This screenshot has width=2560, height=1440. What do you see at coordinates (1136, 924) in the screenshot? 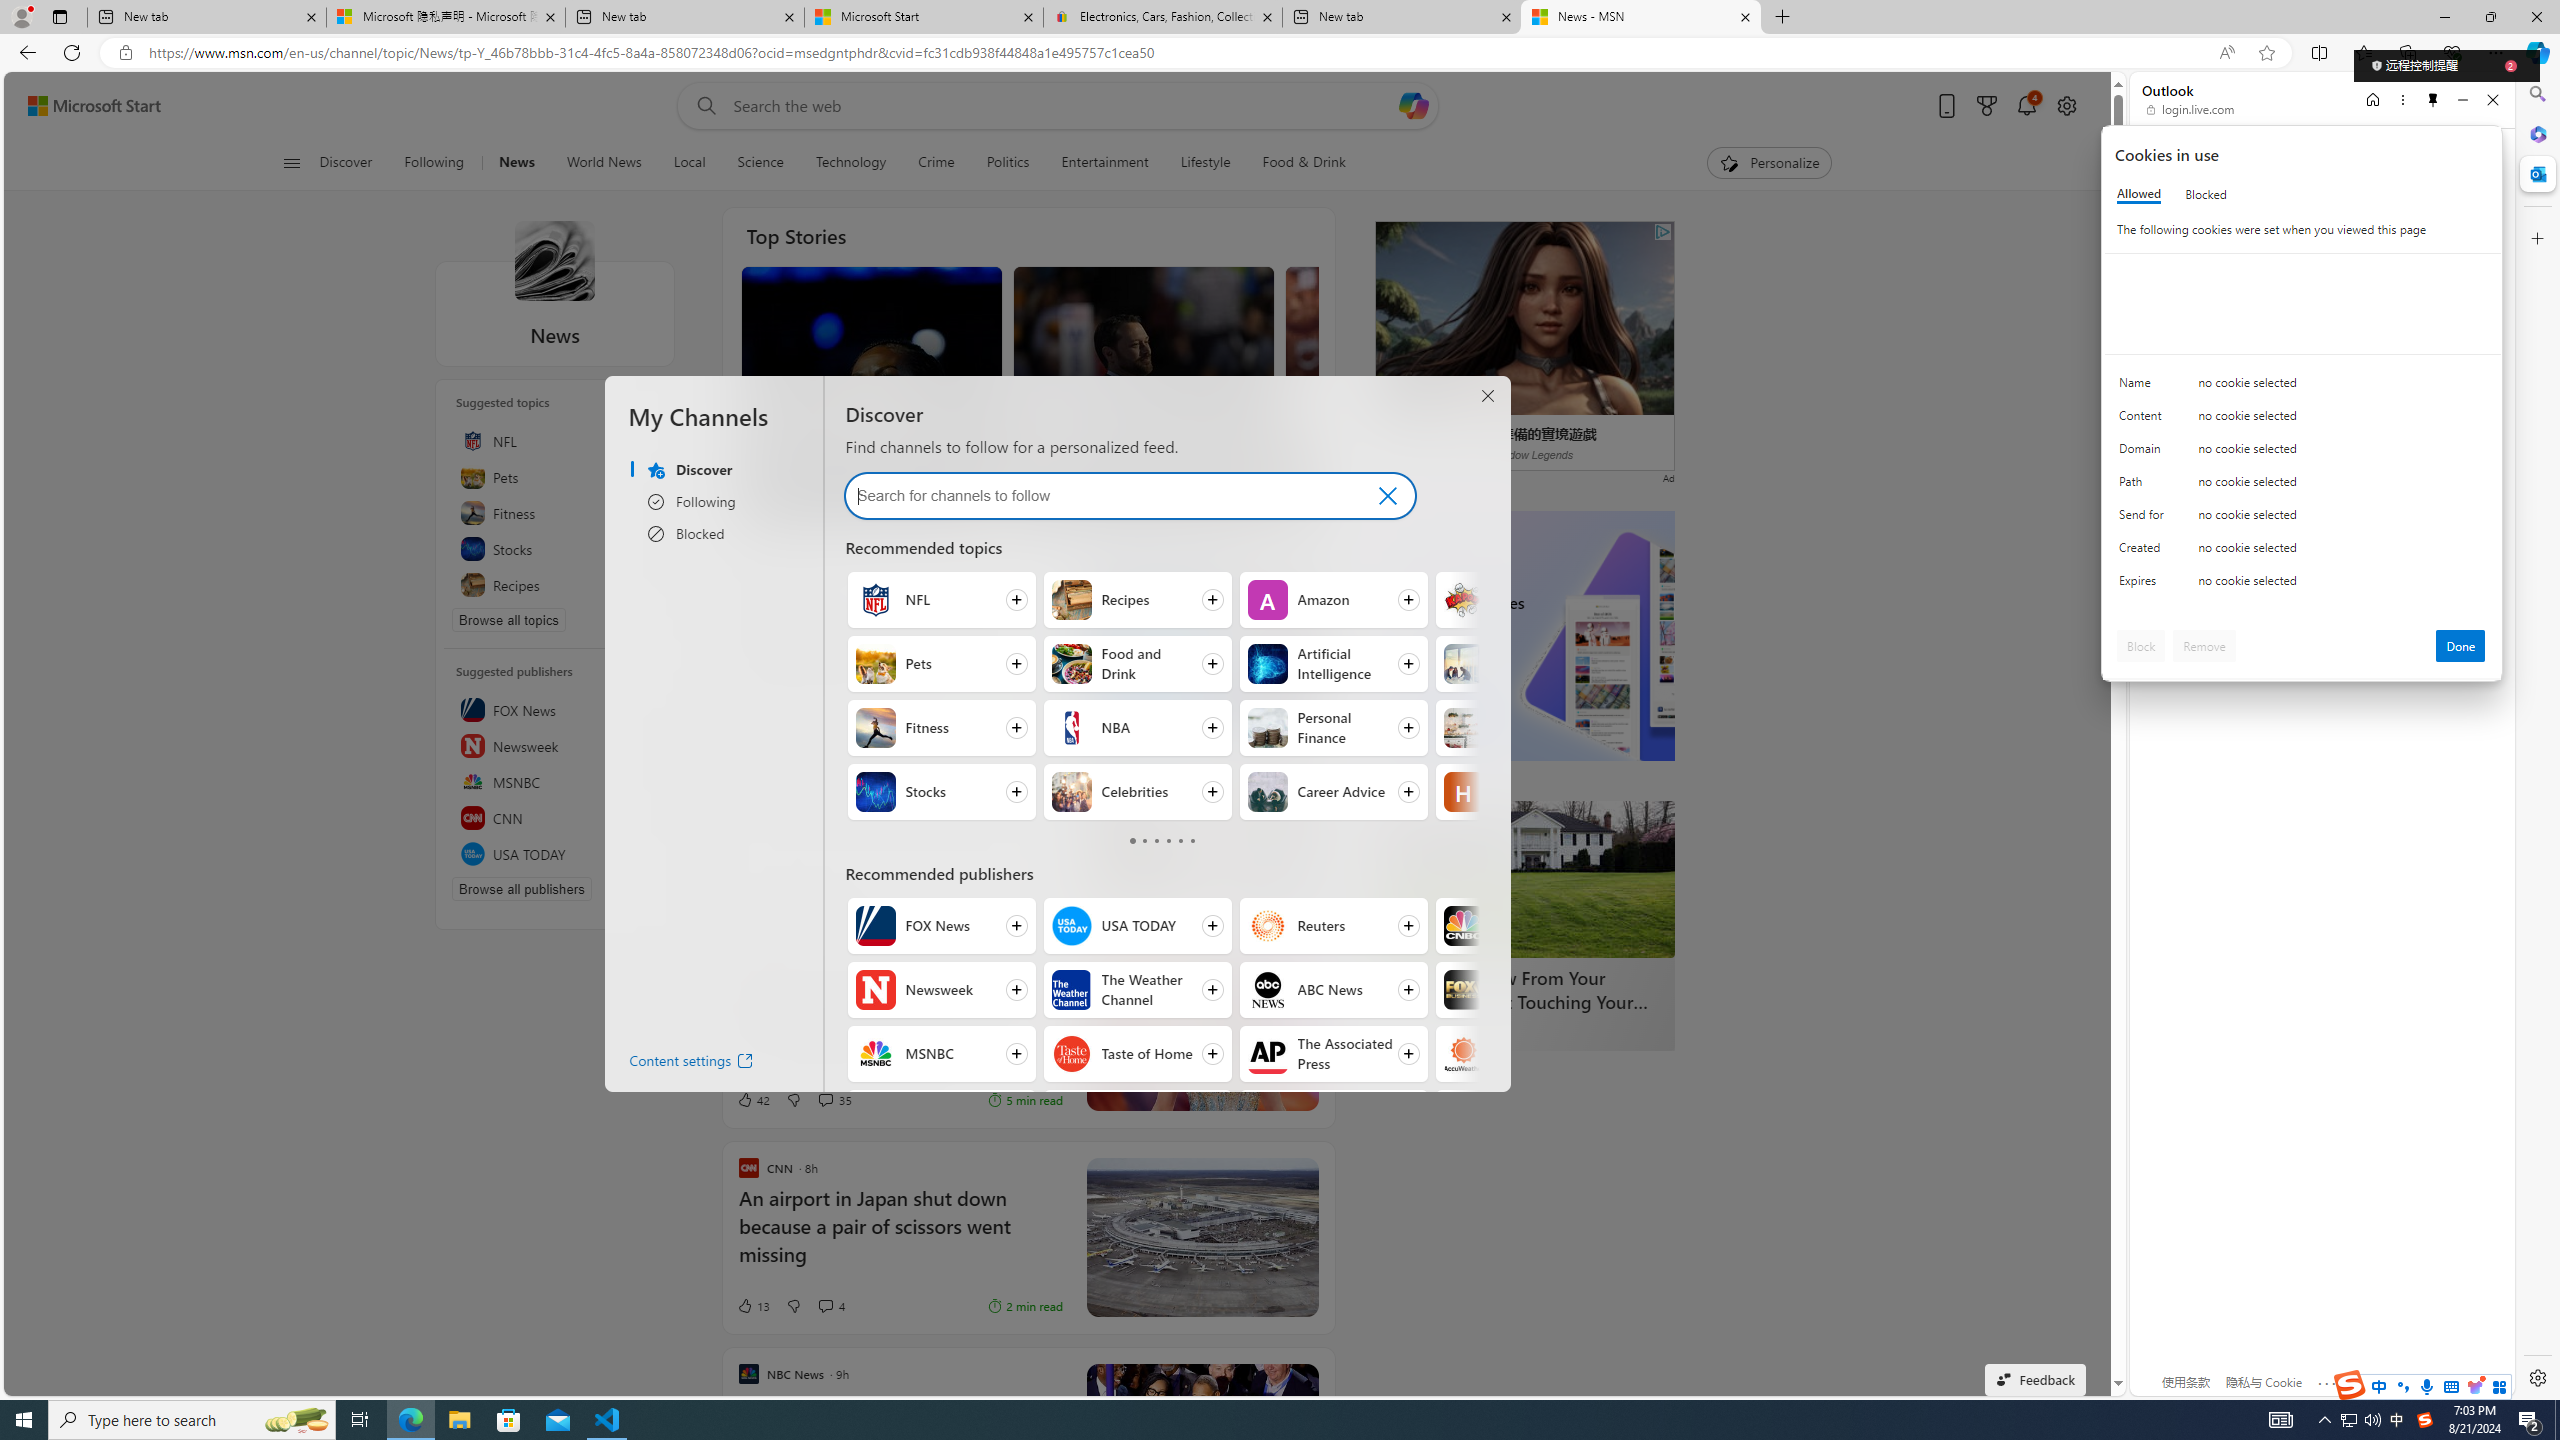
I see `'Follow USA TODAY'` at bounding box center [1136, 924].